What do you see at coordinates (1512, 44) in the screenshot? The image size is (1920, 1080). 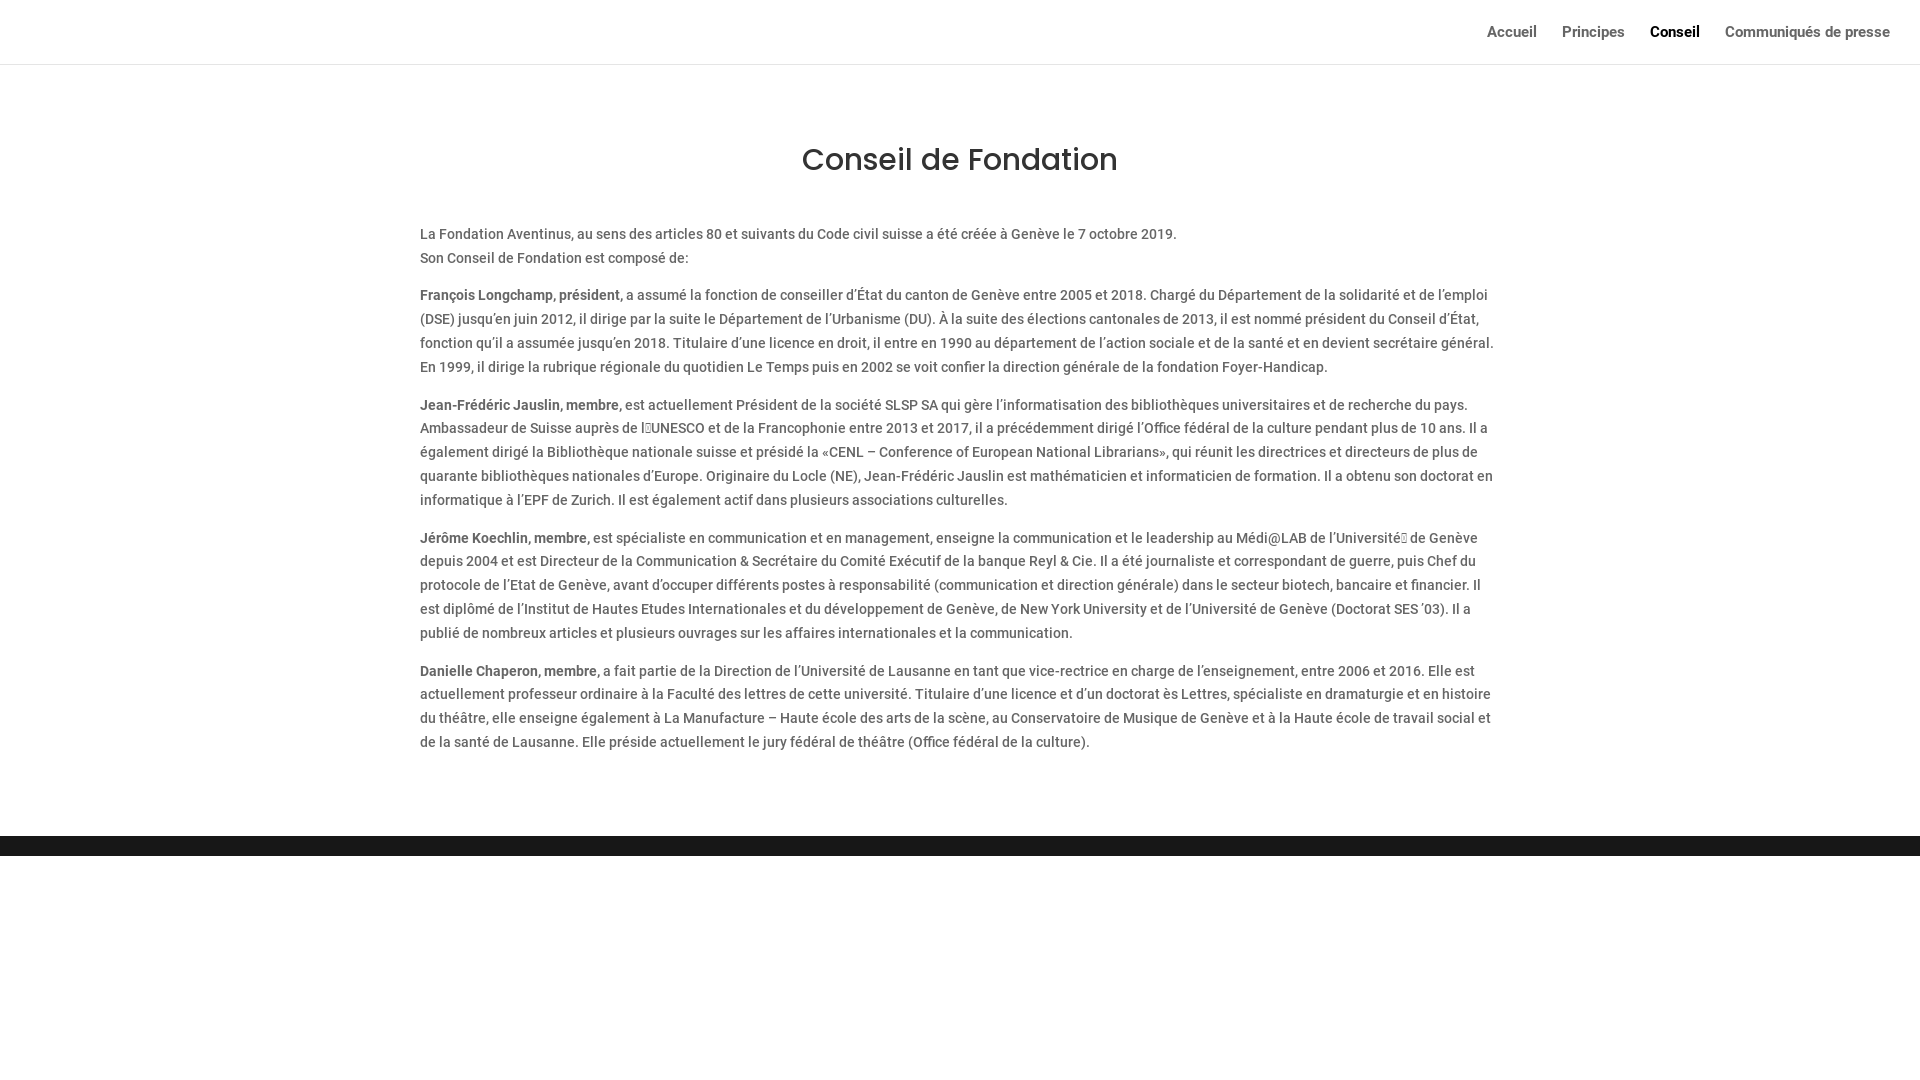 I see `'Accueil'` at bounding box center [1512, 44].